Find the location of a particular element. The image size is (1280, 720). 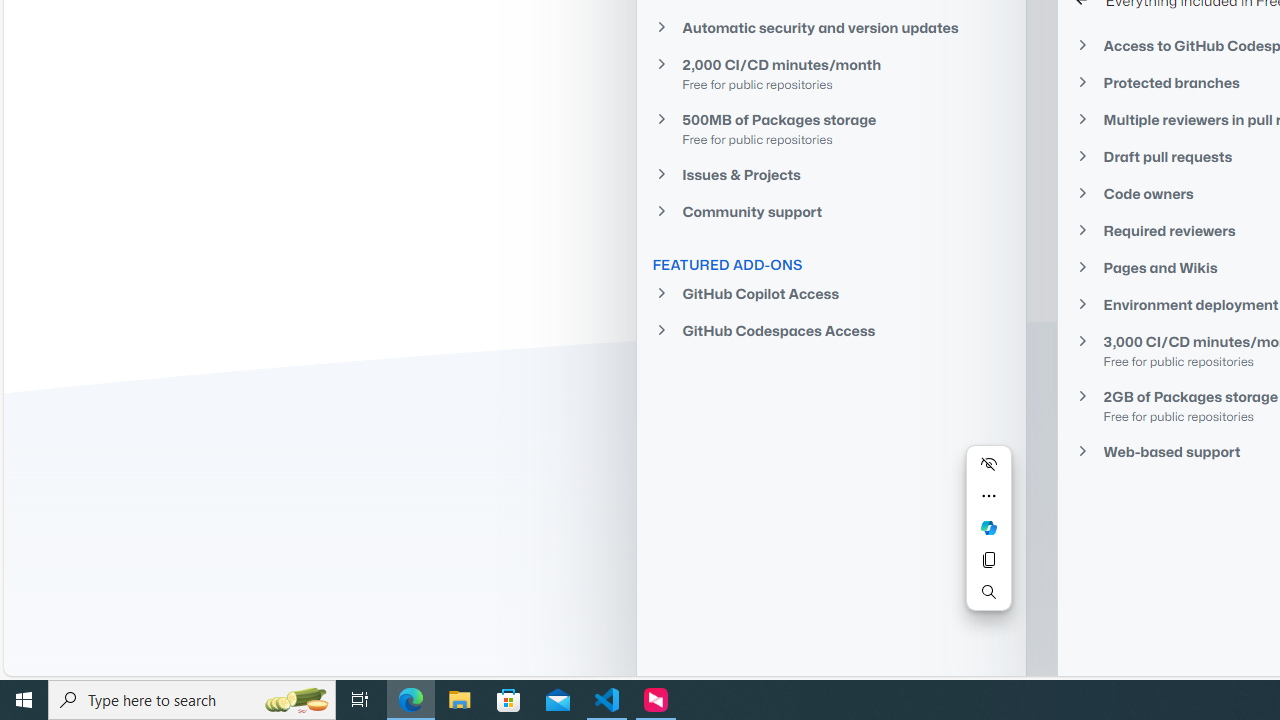

'Mini menu on text selection' is located at coordinates (988, 540).